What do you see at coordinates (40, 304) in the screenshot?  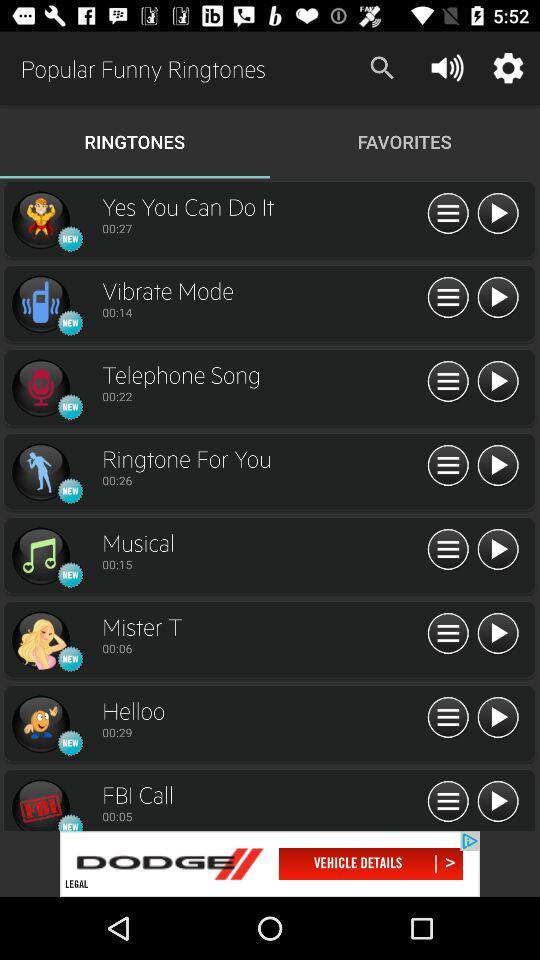 I see `vibrate mode` at bounding box center [40, 304].